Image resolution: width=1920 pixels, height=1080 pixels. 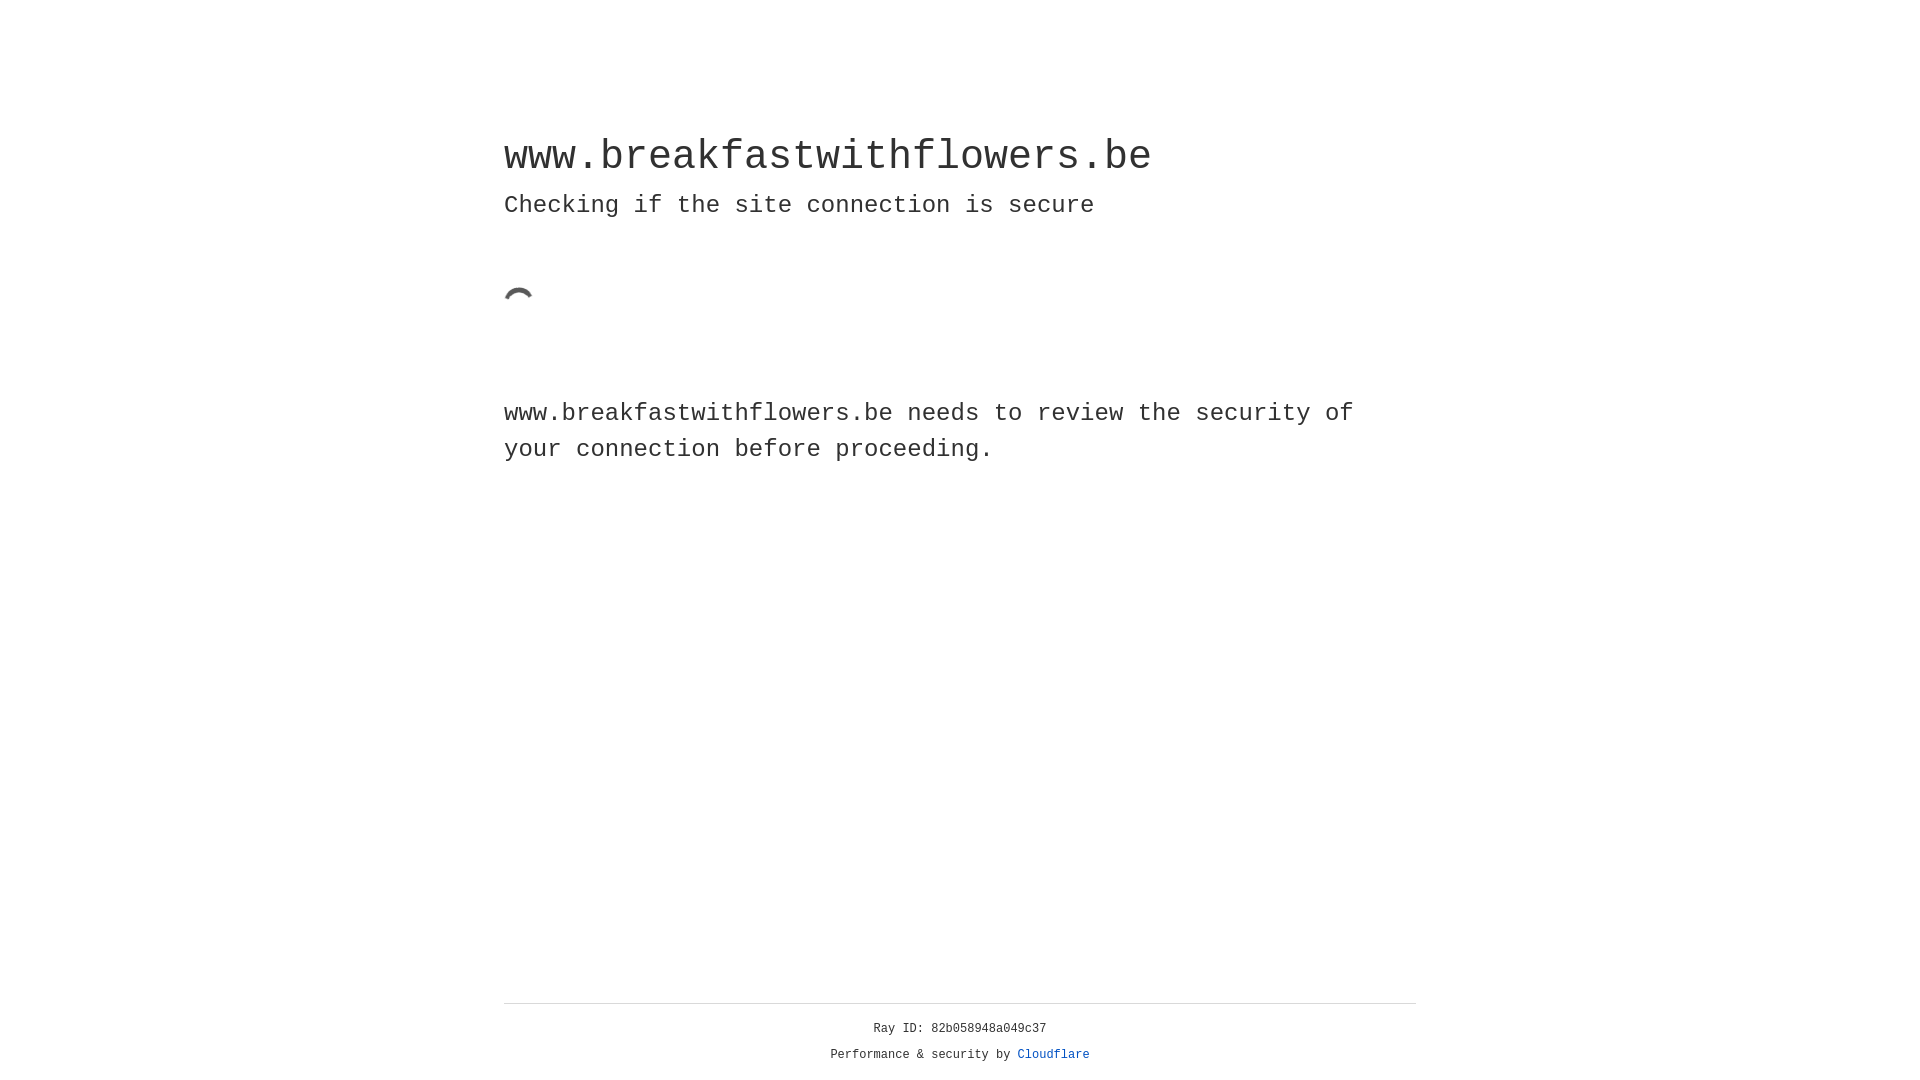 I want to click on 'Cloudflare', so click(x=1053, y=1054).